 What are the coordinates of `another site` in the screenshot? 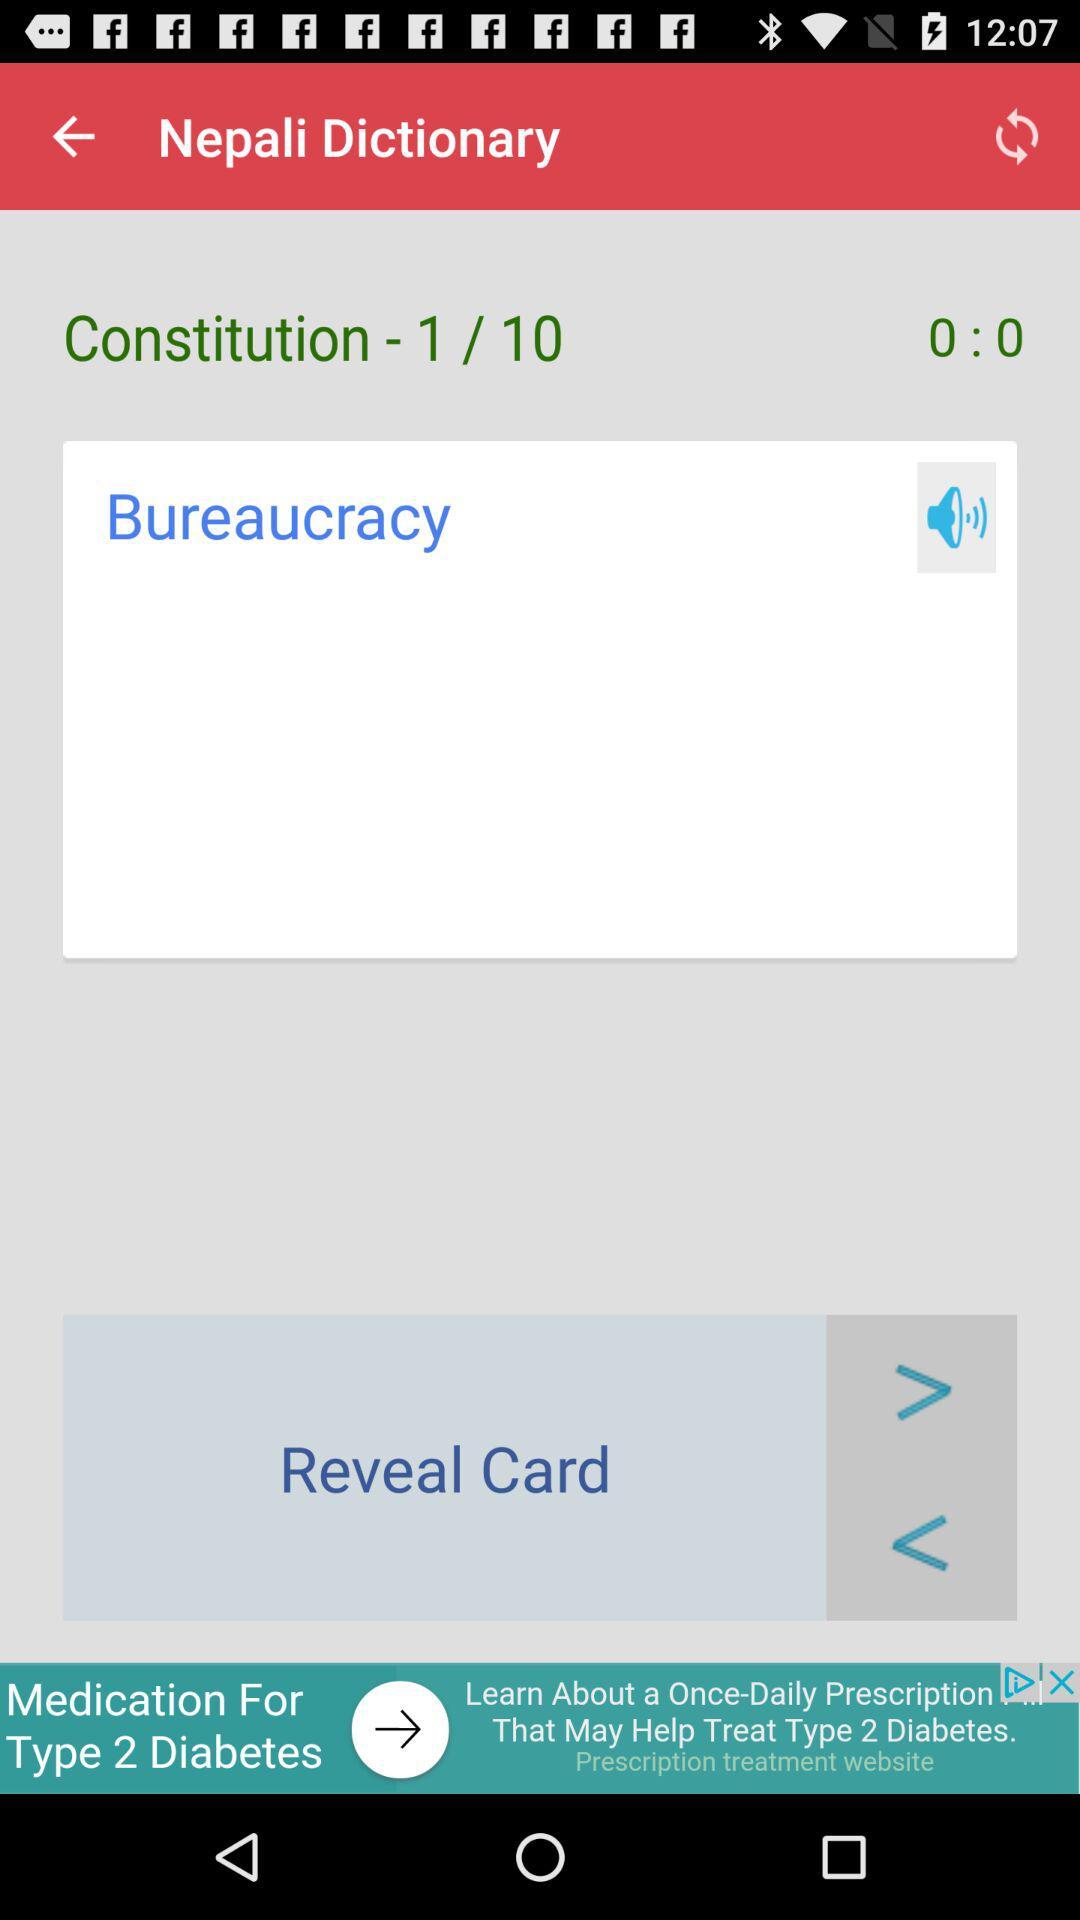 It's located at (540, 1727).